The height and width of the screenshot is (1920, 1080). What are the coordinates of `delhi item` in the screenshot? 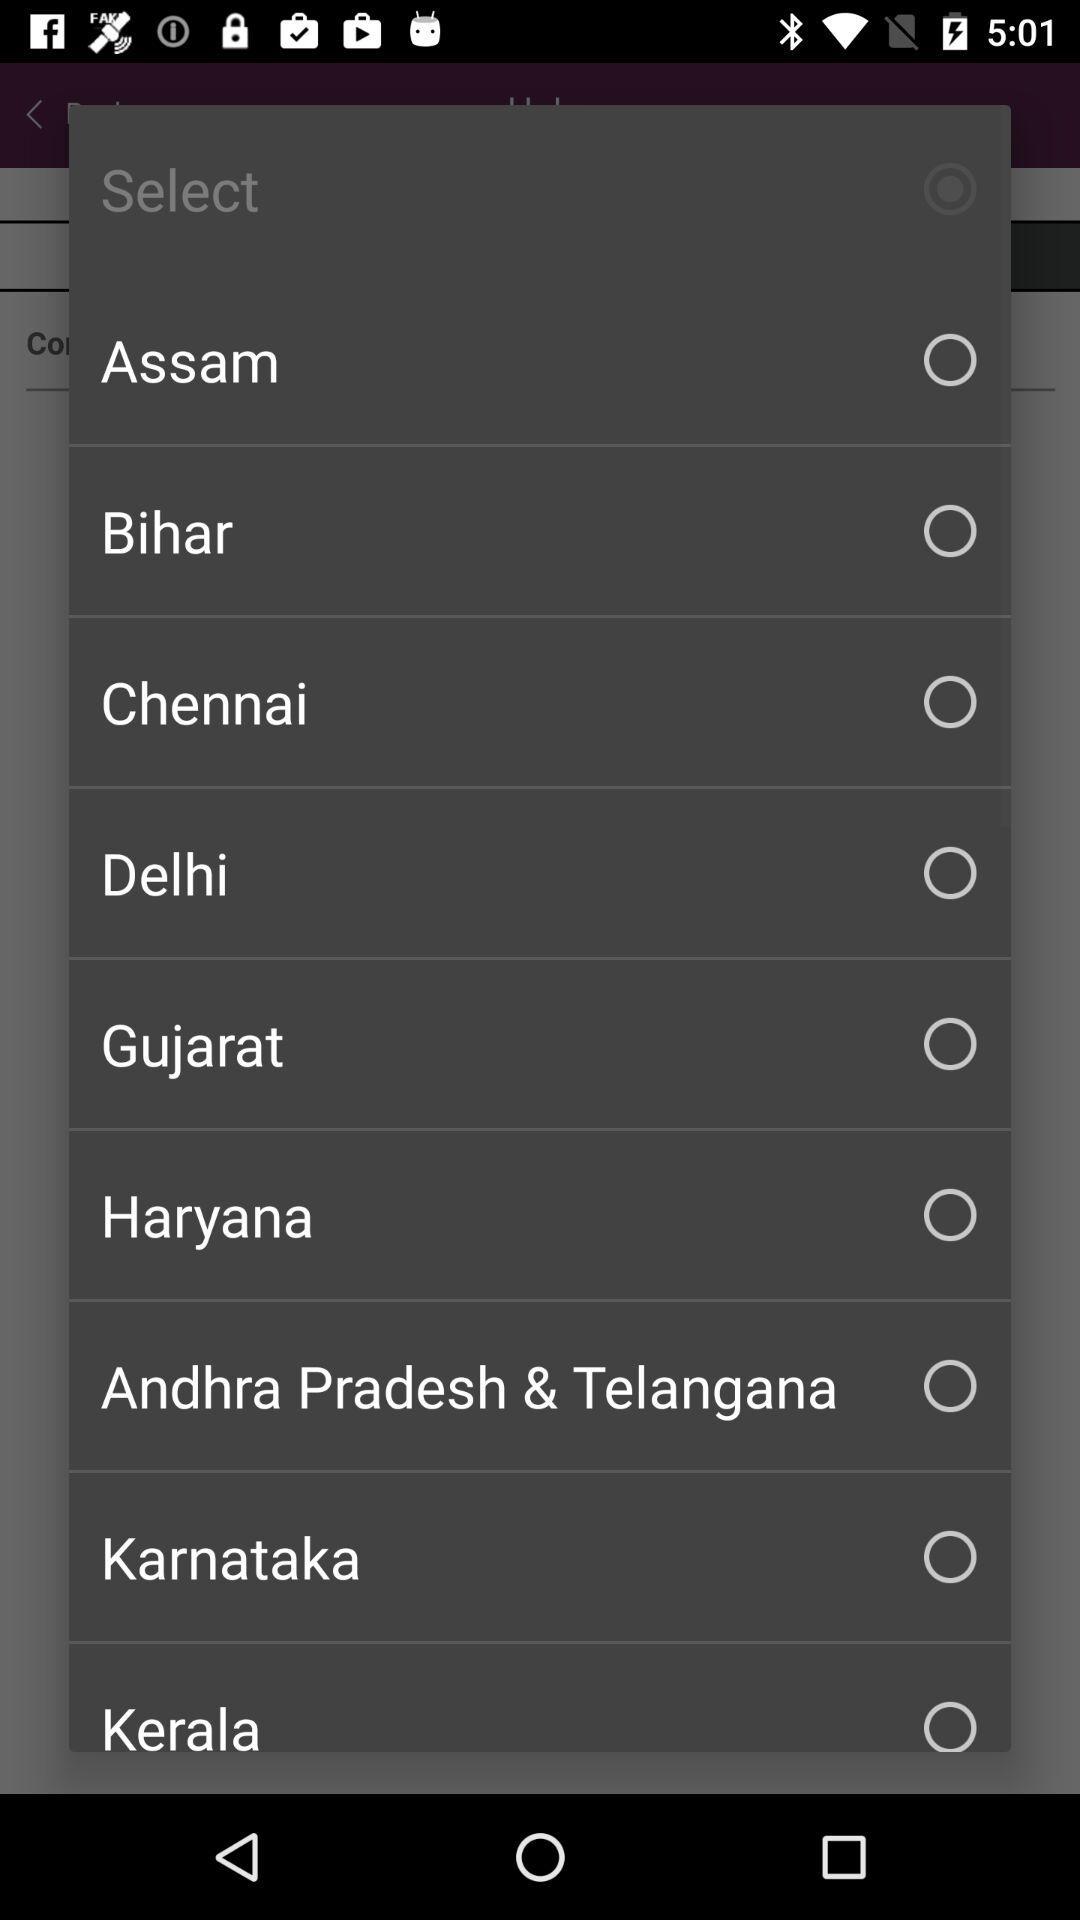 It's located at (540, 873).